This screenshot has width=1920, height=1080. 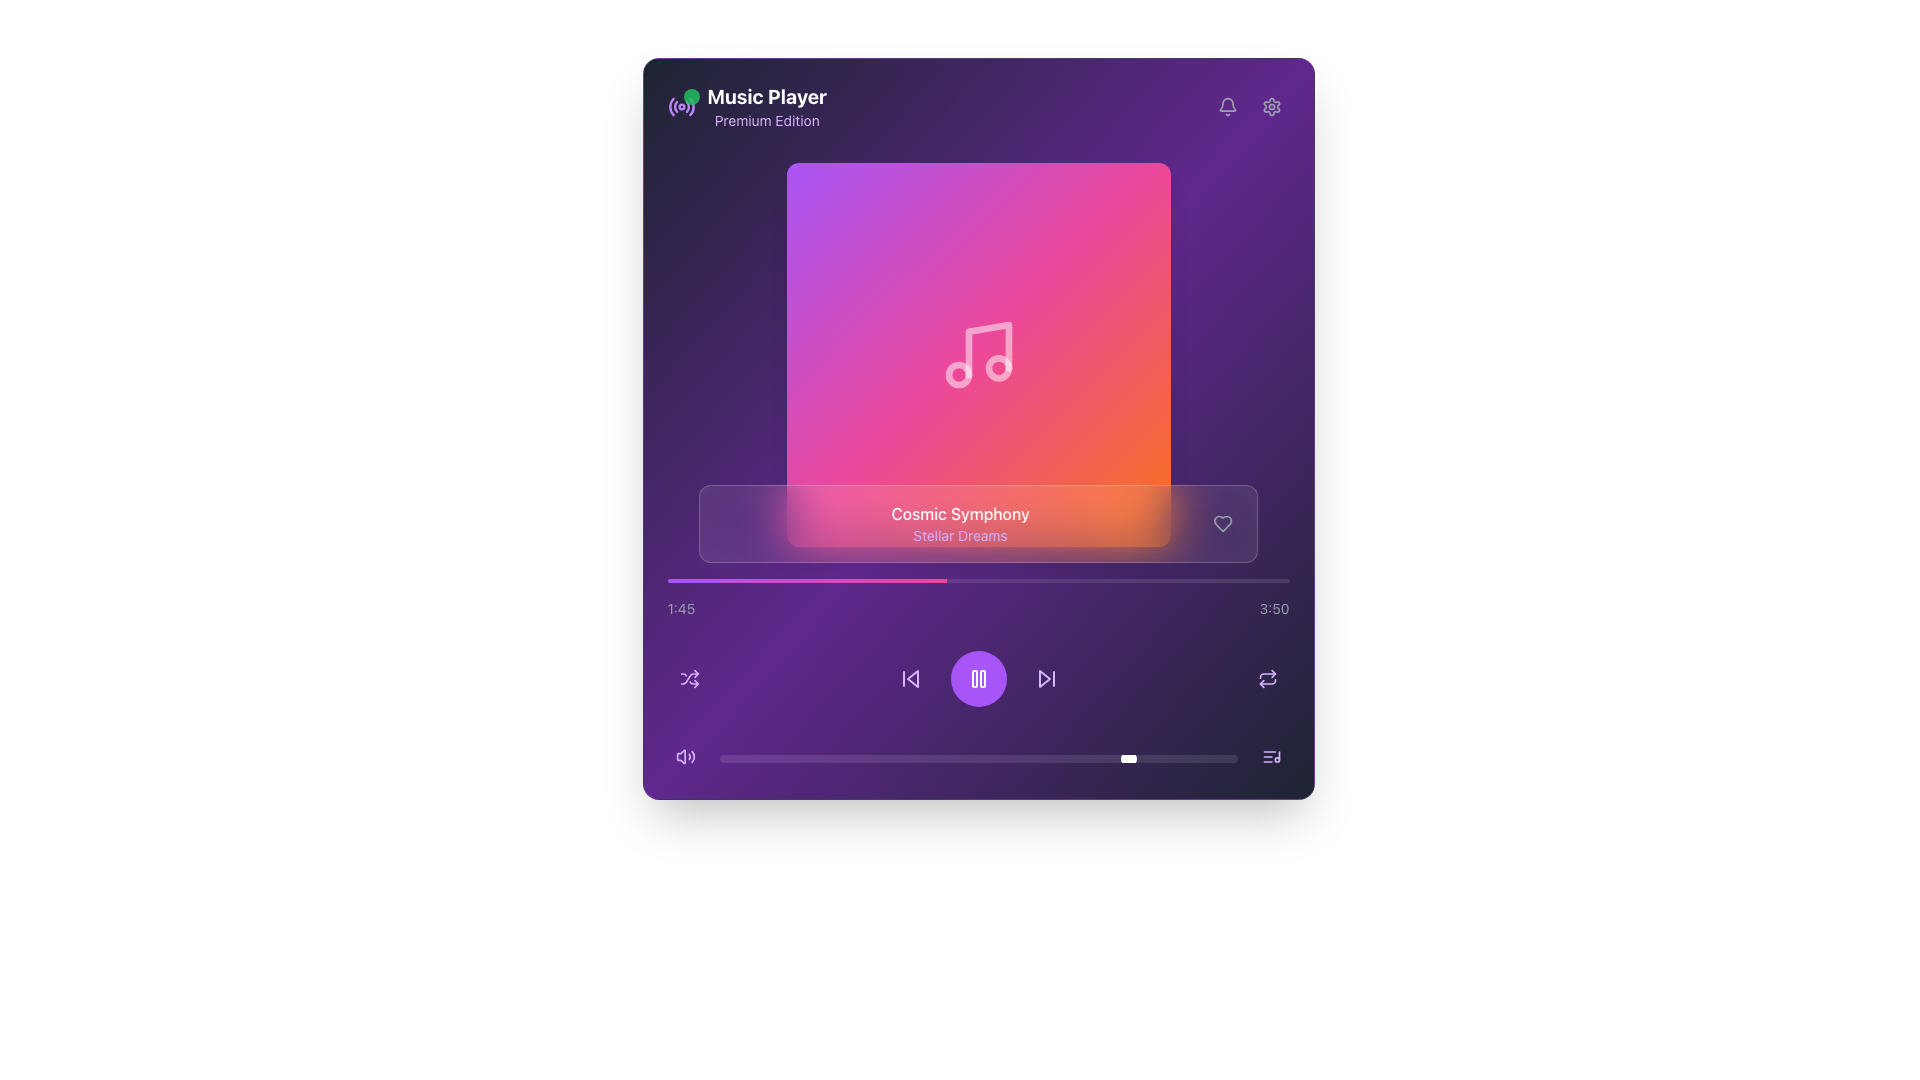 I want to click on the bell-shaped notification icon located at the top-right of the application's main header, positioned to the left of the gear icon, so click(x=1226, y=104).